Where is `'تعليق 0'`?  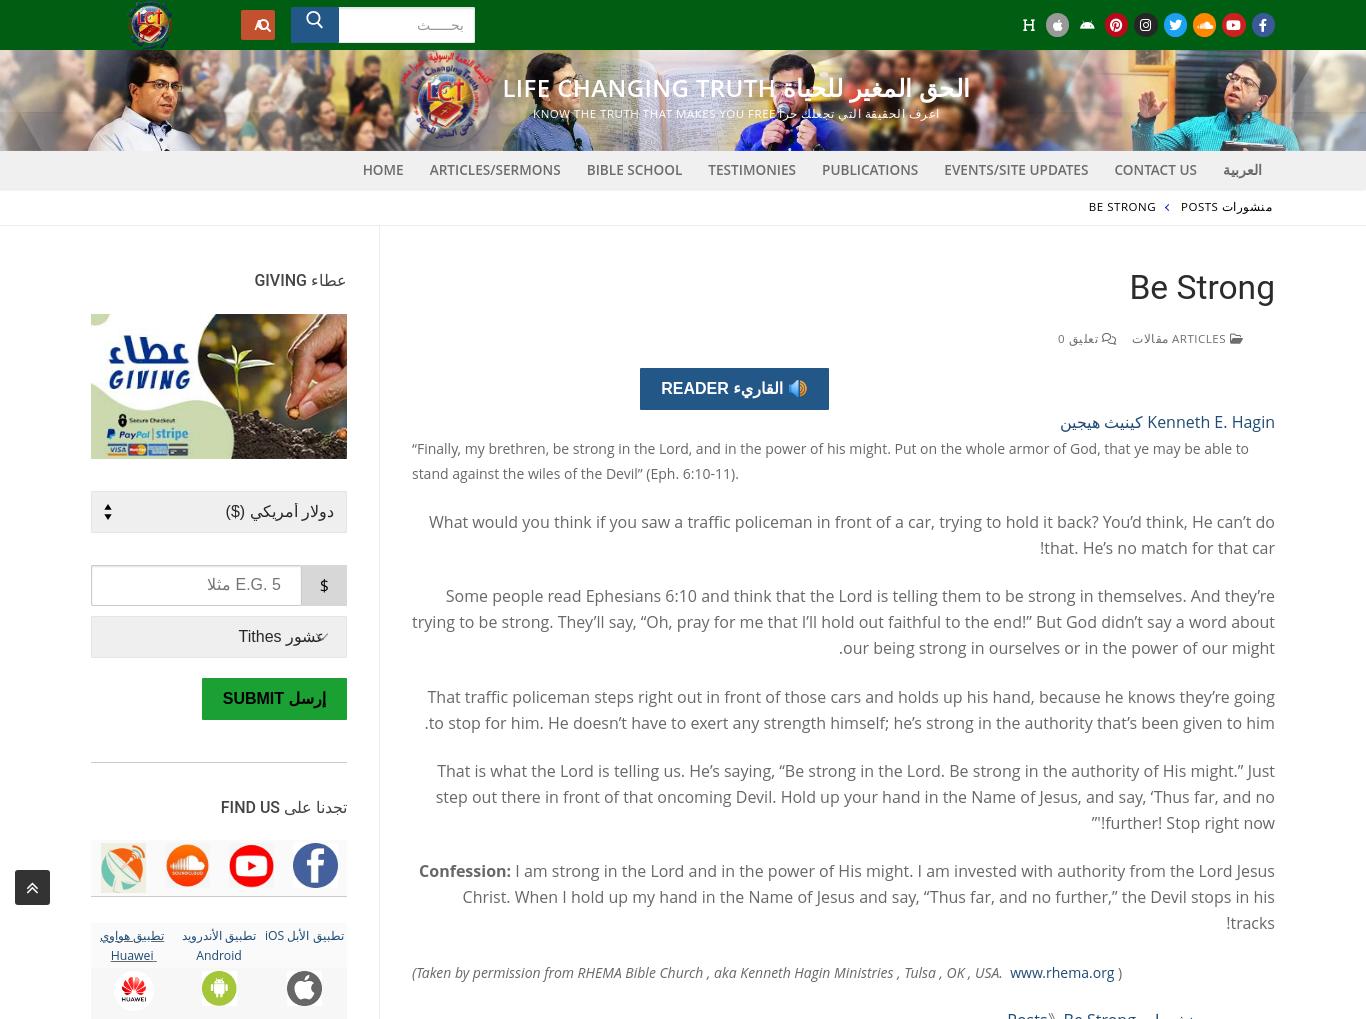 'تعليق 0' is located at coordinates (1056, 338).